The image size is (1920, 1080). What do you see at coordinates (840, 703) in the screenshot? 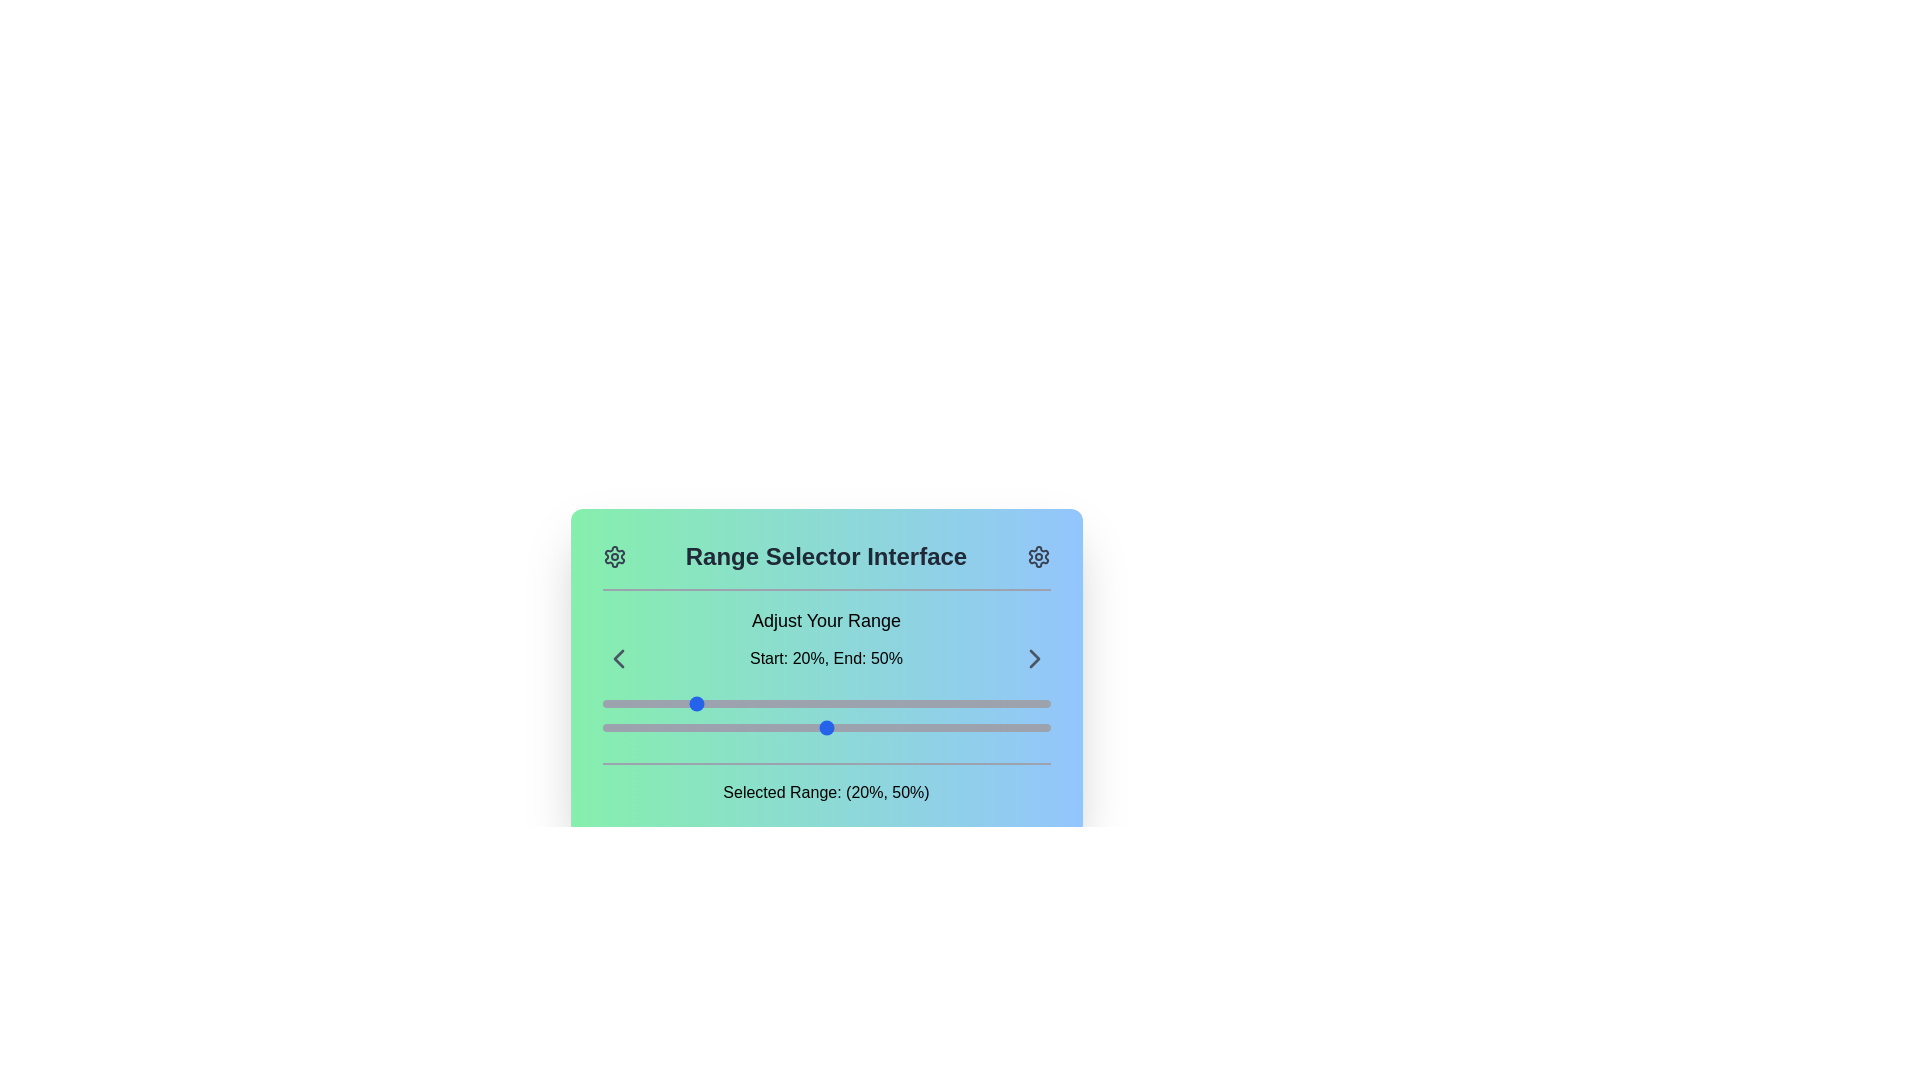
I see `the slider` at bounding box center [840, 703].